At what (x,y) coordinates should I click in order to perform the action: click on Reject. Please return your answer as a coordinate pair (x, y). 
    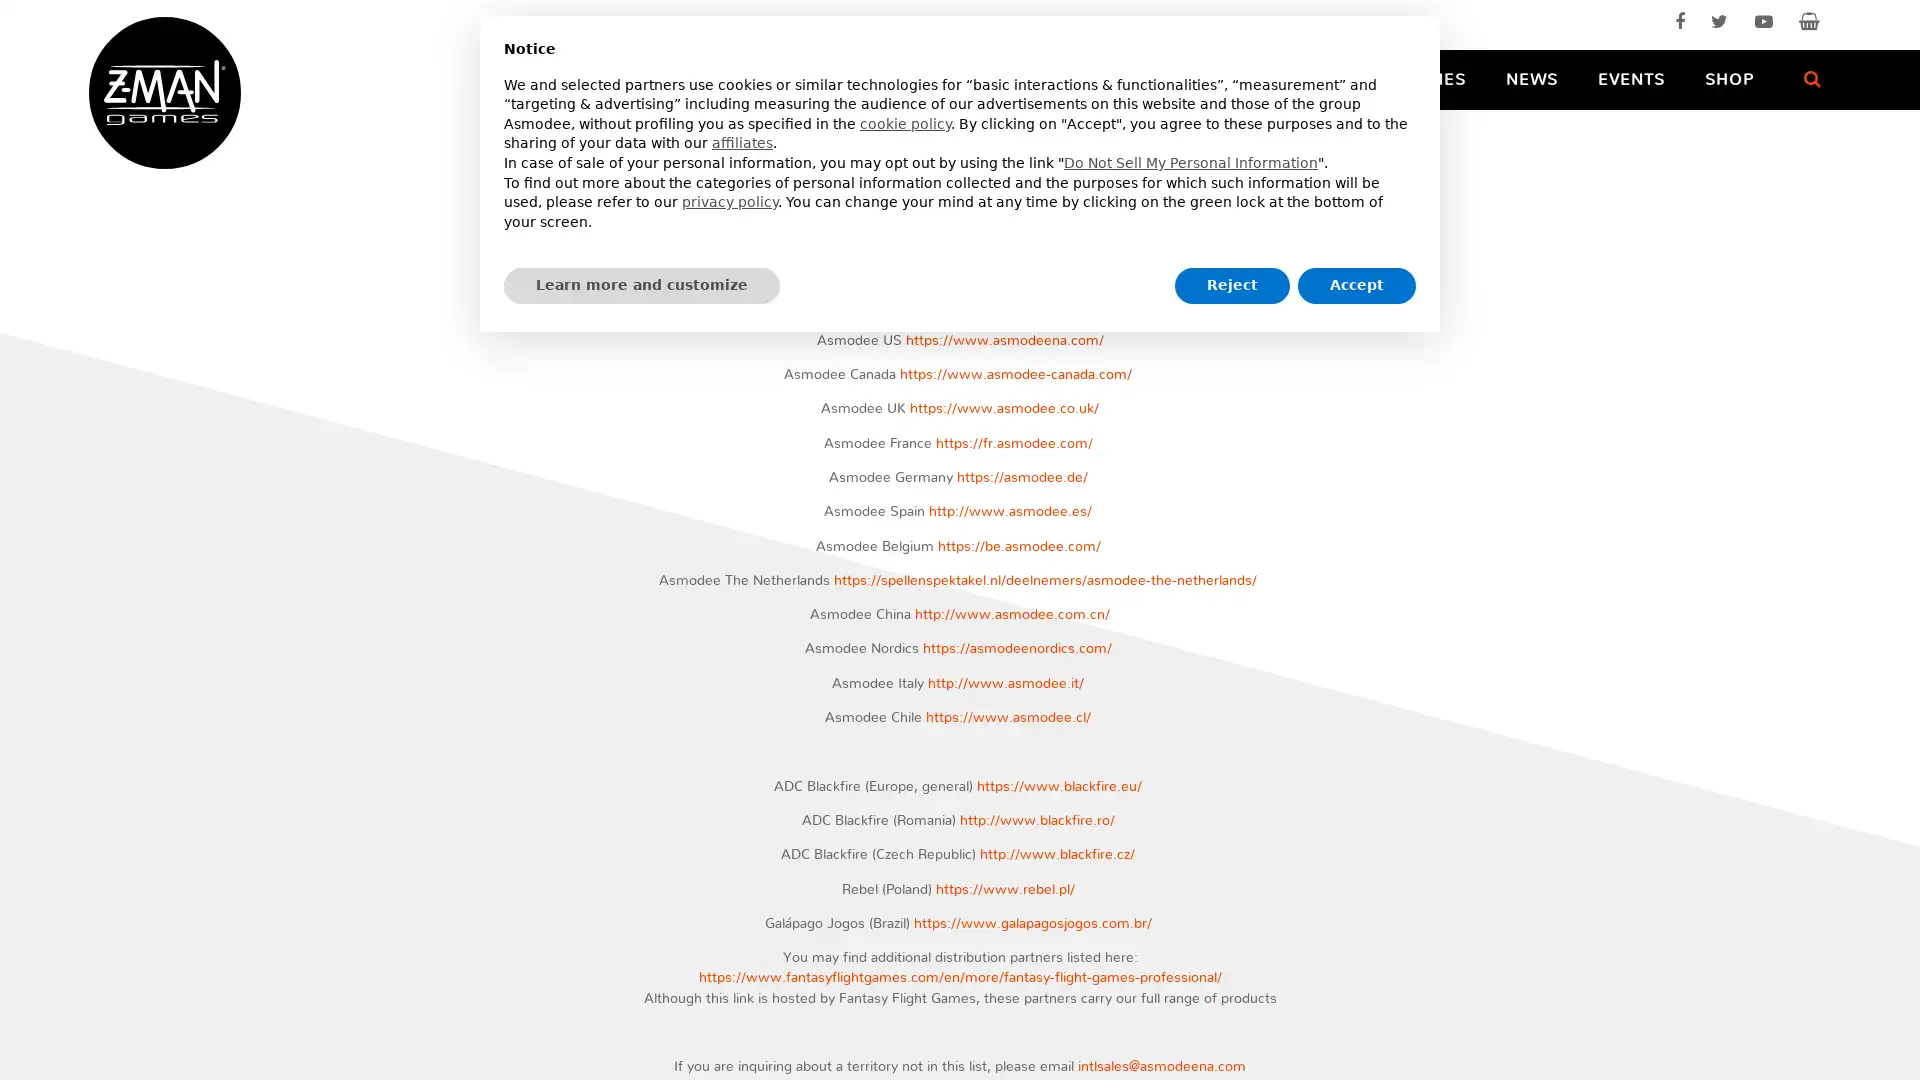
    Looking at the image, I should click on (1231, 285).